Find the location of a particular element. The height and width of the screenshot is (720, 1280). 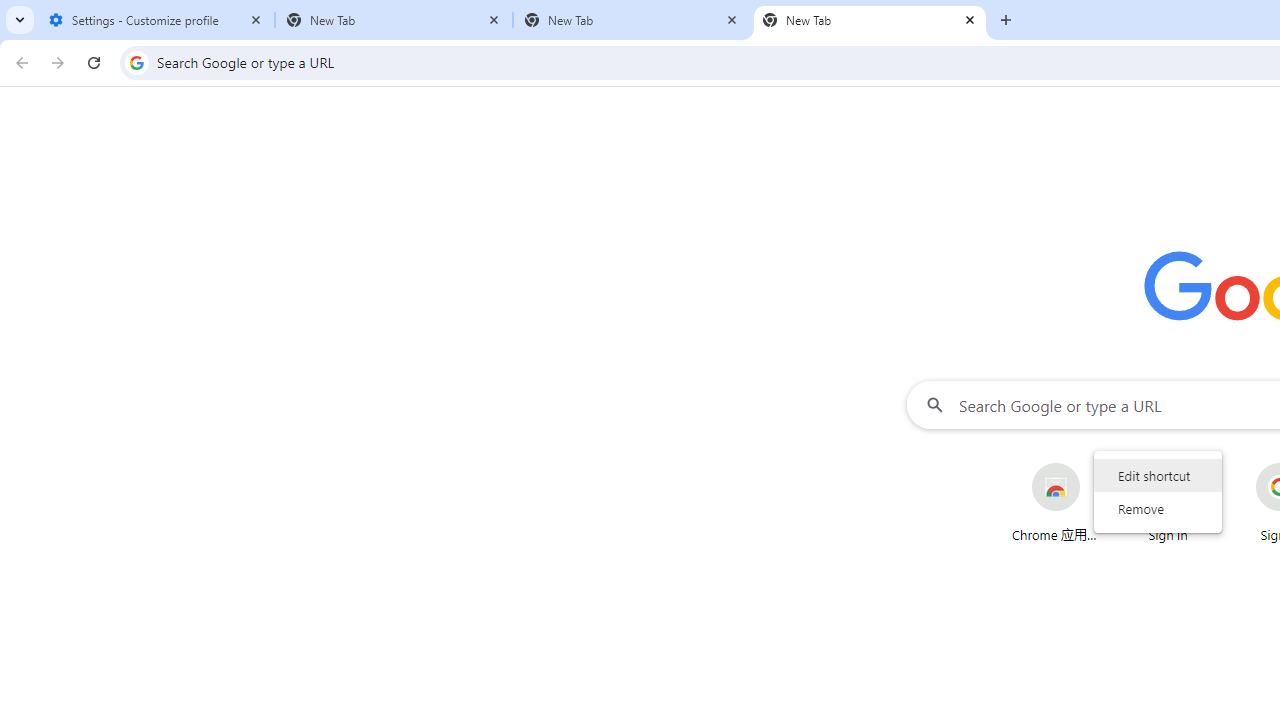

'New Tab' is located at coordinates (870, 20).